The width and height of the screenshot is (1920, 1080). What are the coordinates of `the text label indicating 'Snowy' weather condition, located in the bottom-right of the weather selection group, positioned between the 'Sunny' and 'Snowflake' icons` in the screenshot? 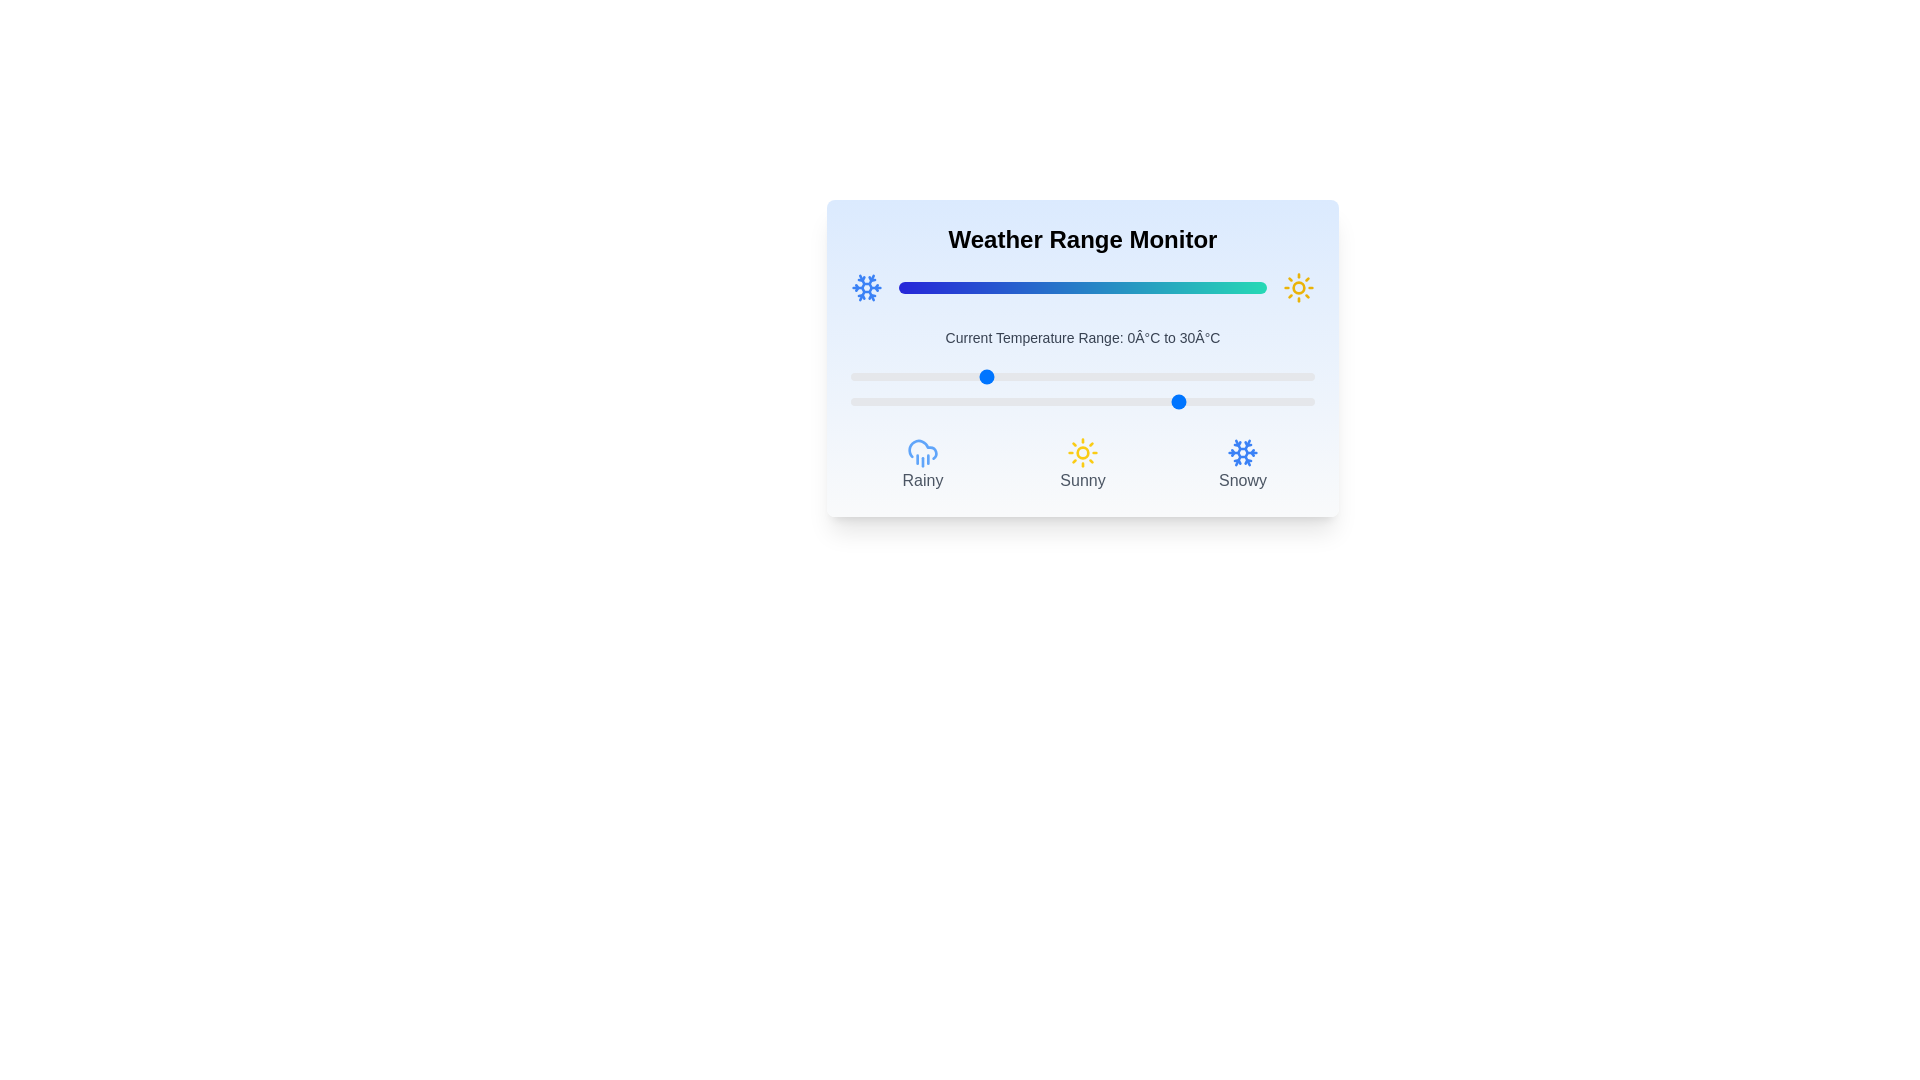 It's located at (1242, 481).